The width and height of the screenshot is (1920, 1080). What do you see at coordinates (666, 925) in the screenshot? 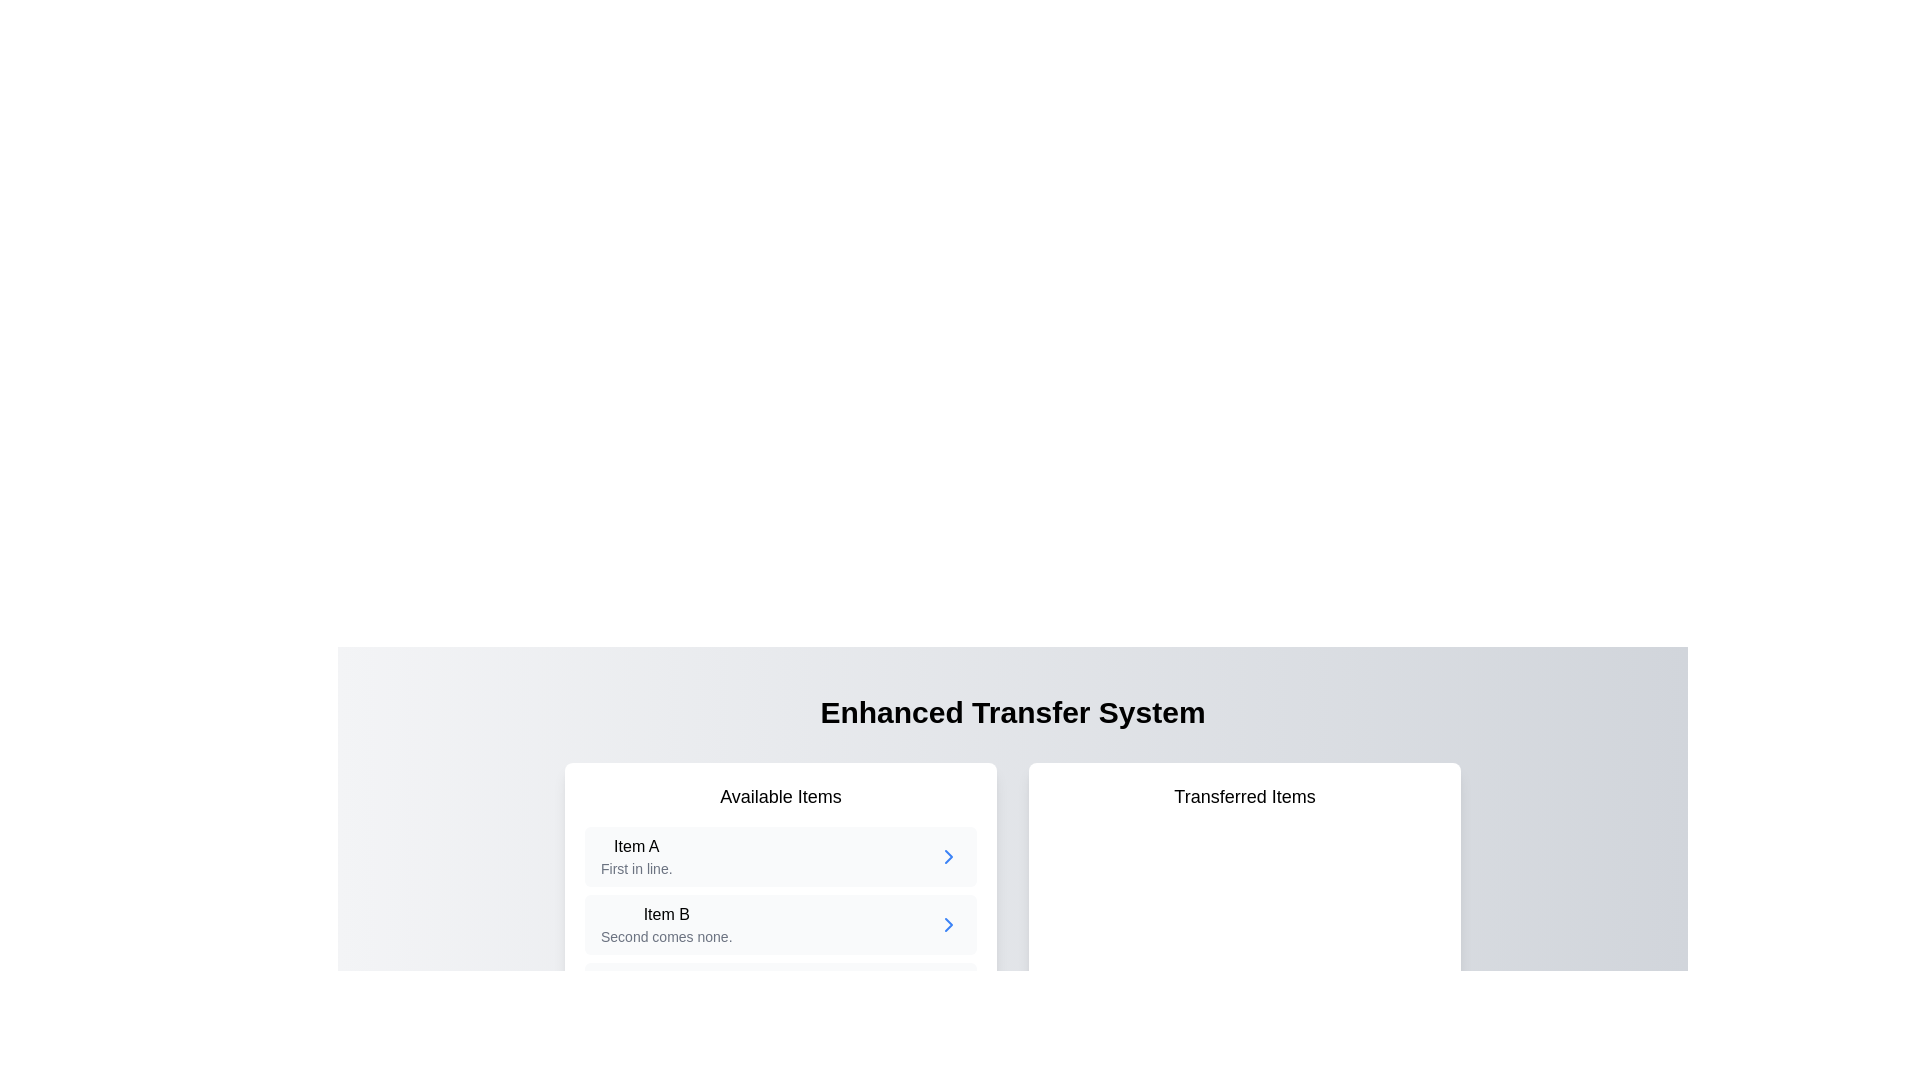
I see `the second item in the 'Available Items' section, which is a Text description block located centrally in the left-hand side card, positioned below 'Item A'` at bounding box center [666, 925].